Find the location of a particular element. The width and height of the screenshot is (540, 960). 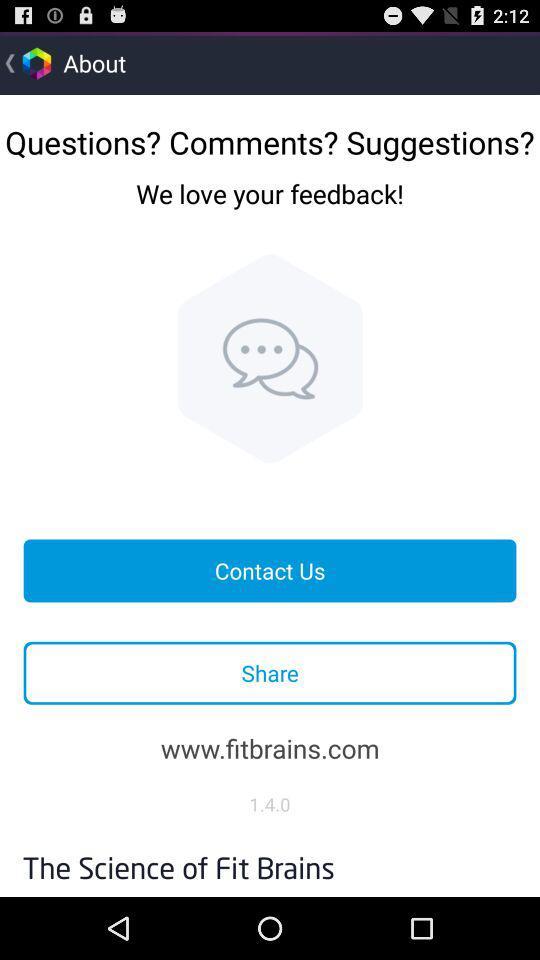

the icon above the the science of is located at coordinates (270, 804).